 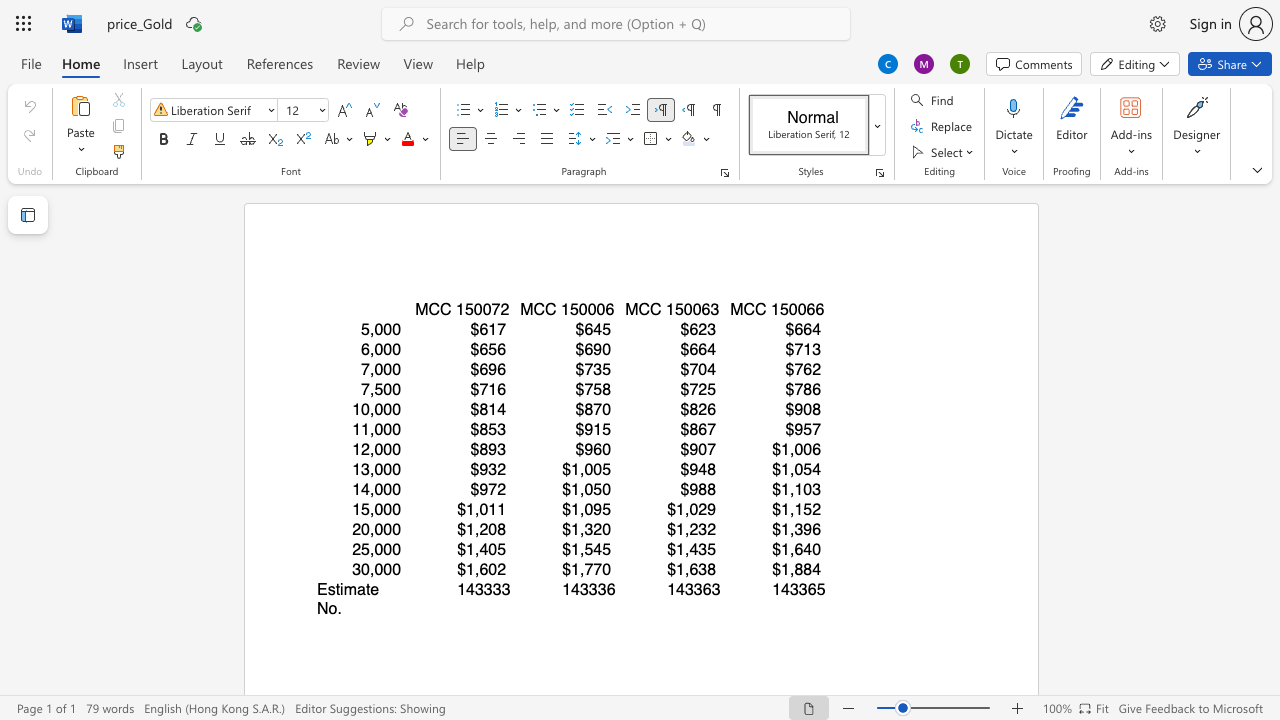 I want to click on the 3th character "0" in the text, so click(x=600, y=309).